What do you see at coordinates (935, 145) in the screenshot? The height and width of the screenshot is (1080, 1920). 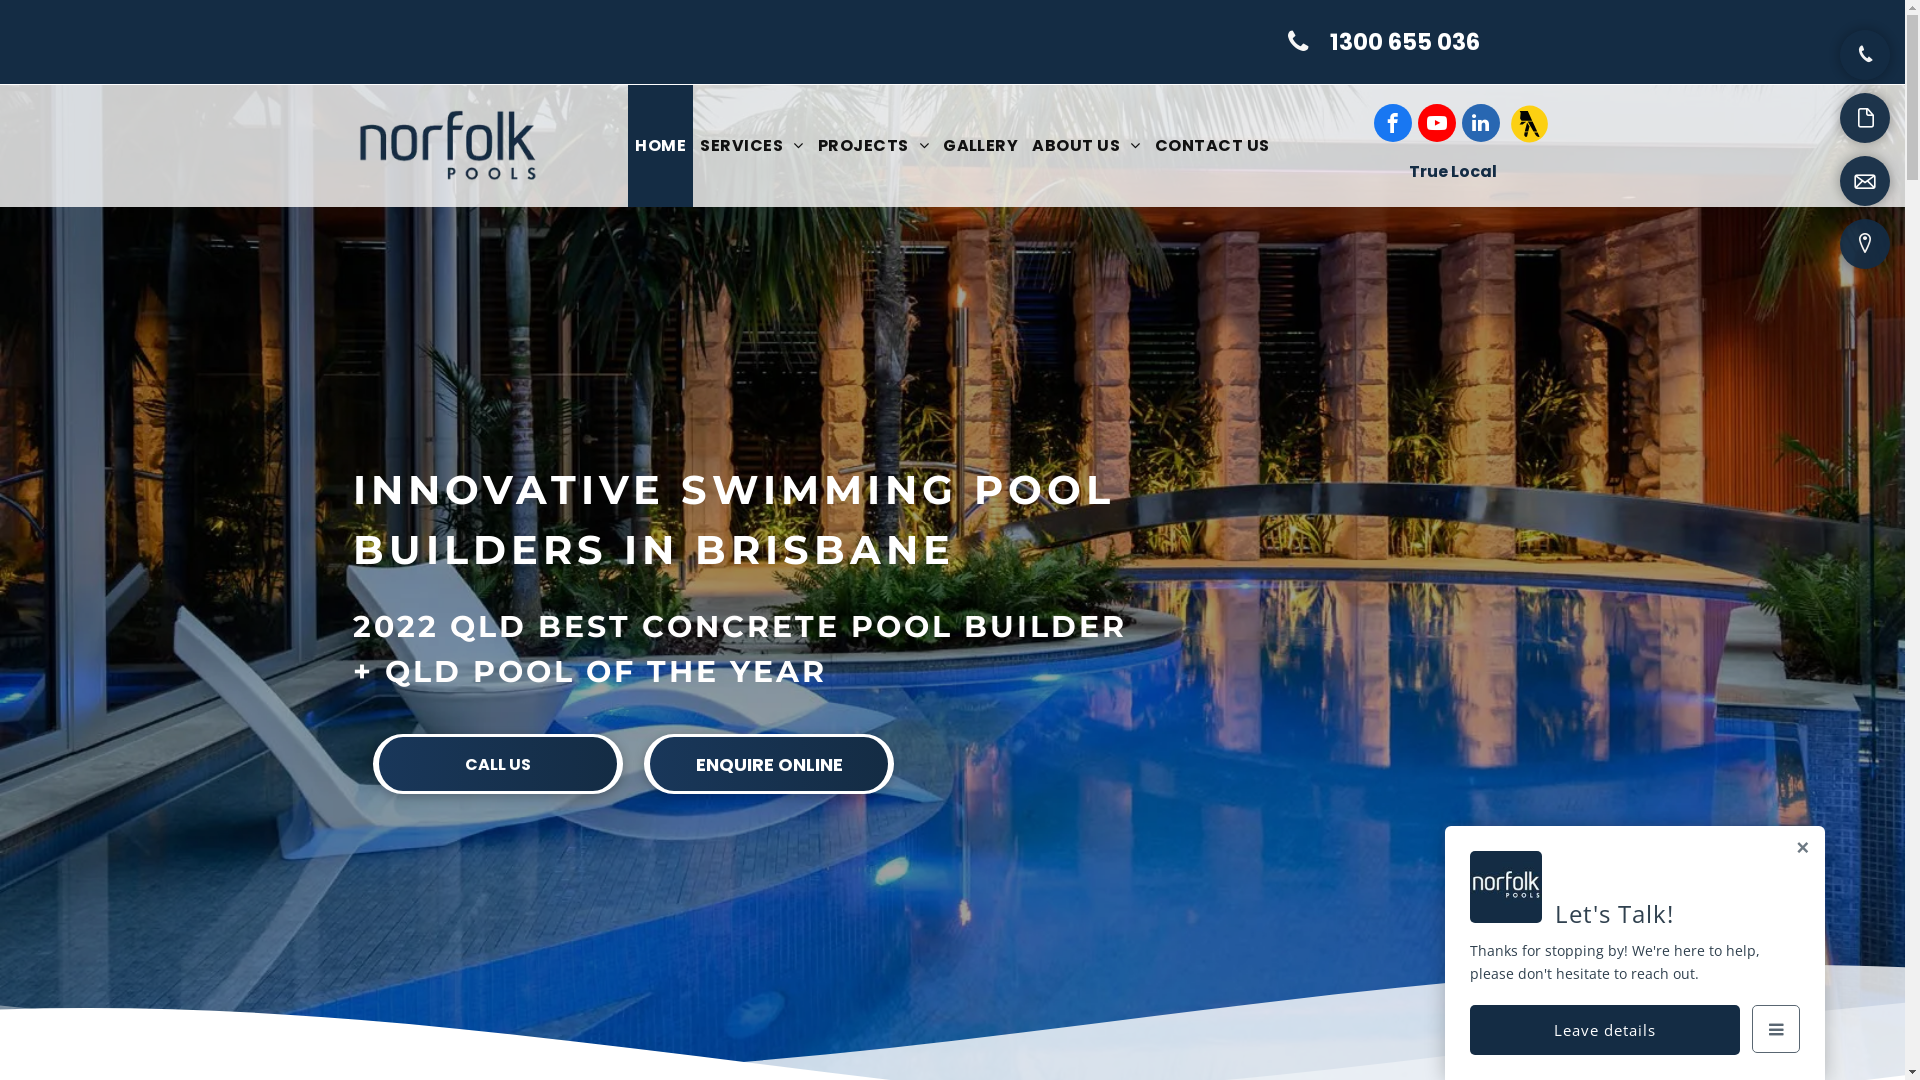 I see `'GALLERY'` at bounding box center [935, 145].